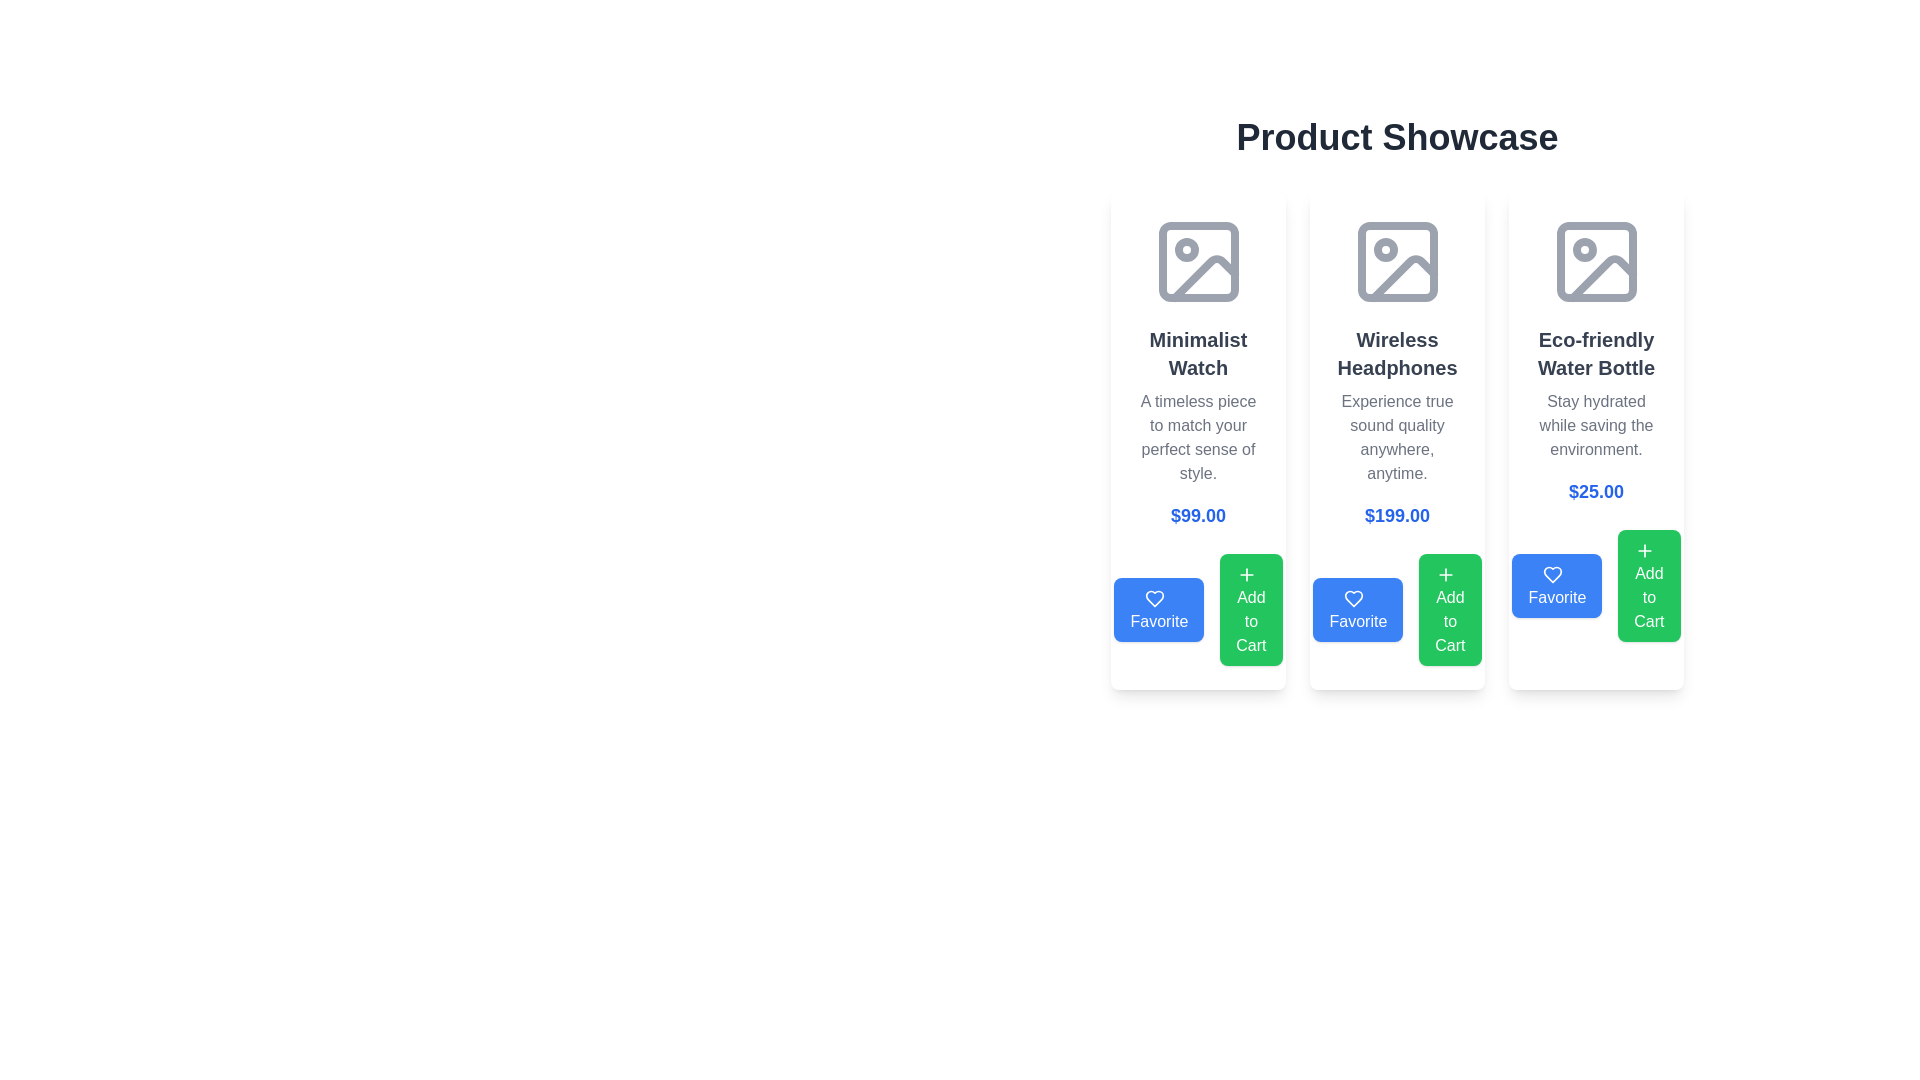 The image size is (1920, 1080). What do you see at coordinates (1396, 608) in the screenshot?
I see `the left button below the product description of 'Wireless Headphones' to mark it as a favorite item` at bounding box center [1396, 608].